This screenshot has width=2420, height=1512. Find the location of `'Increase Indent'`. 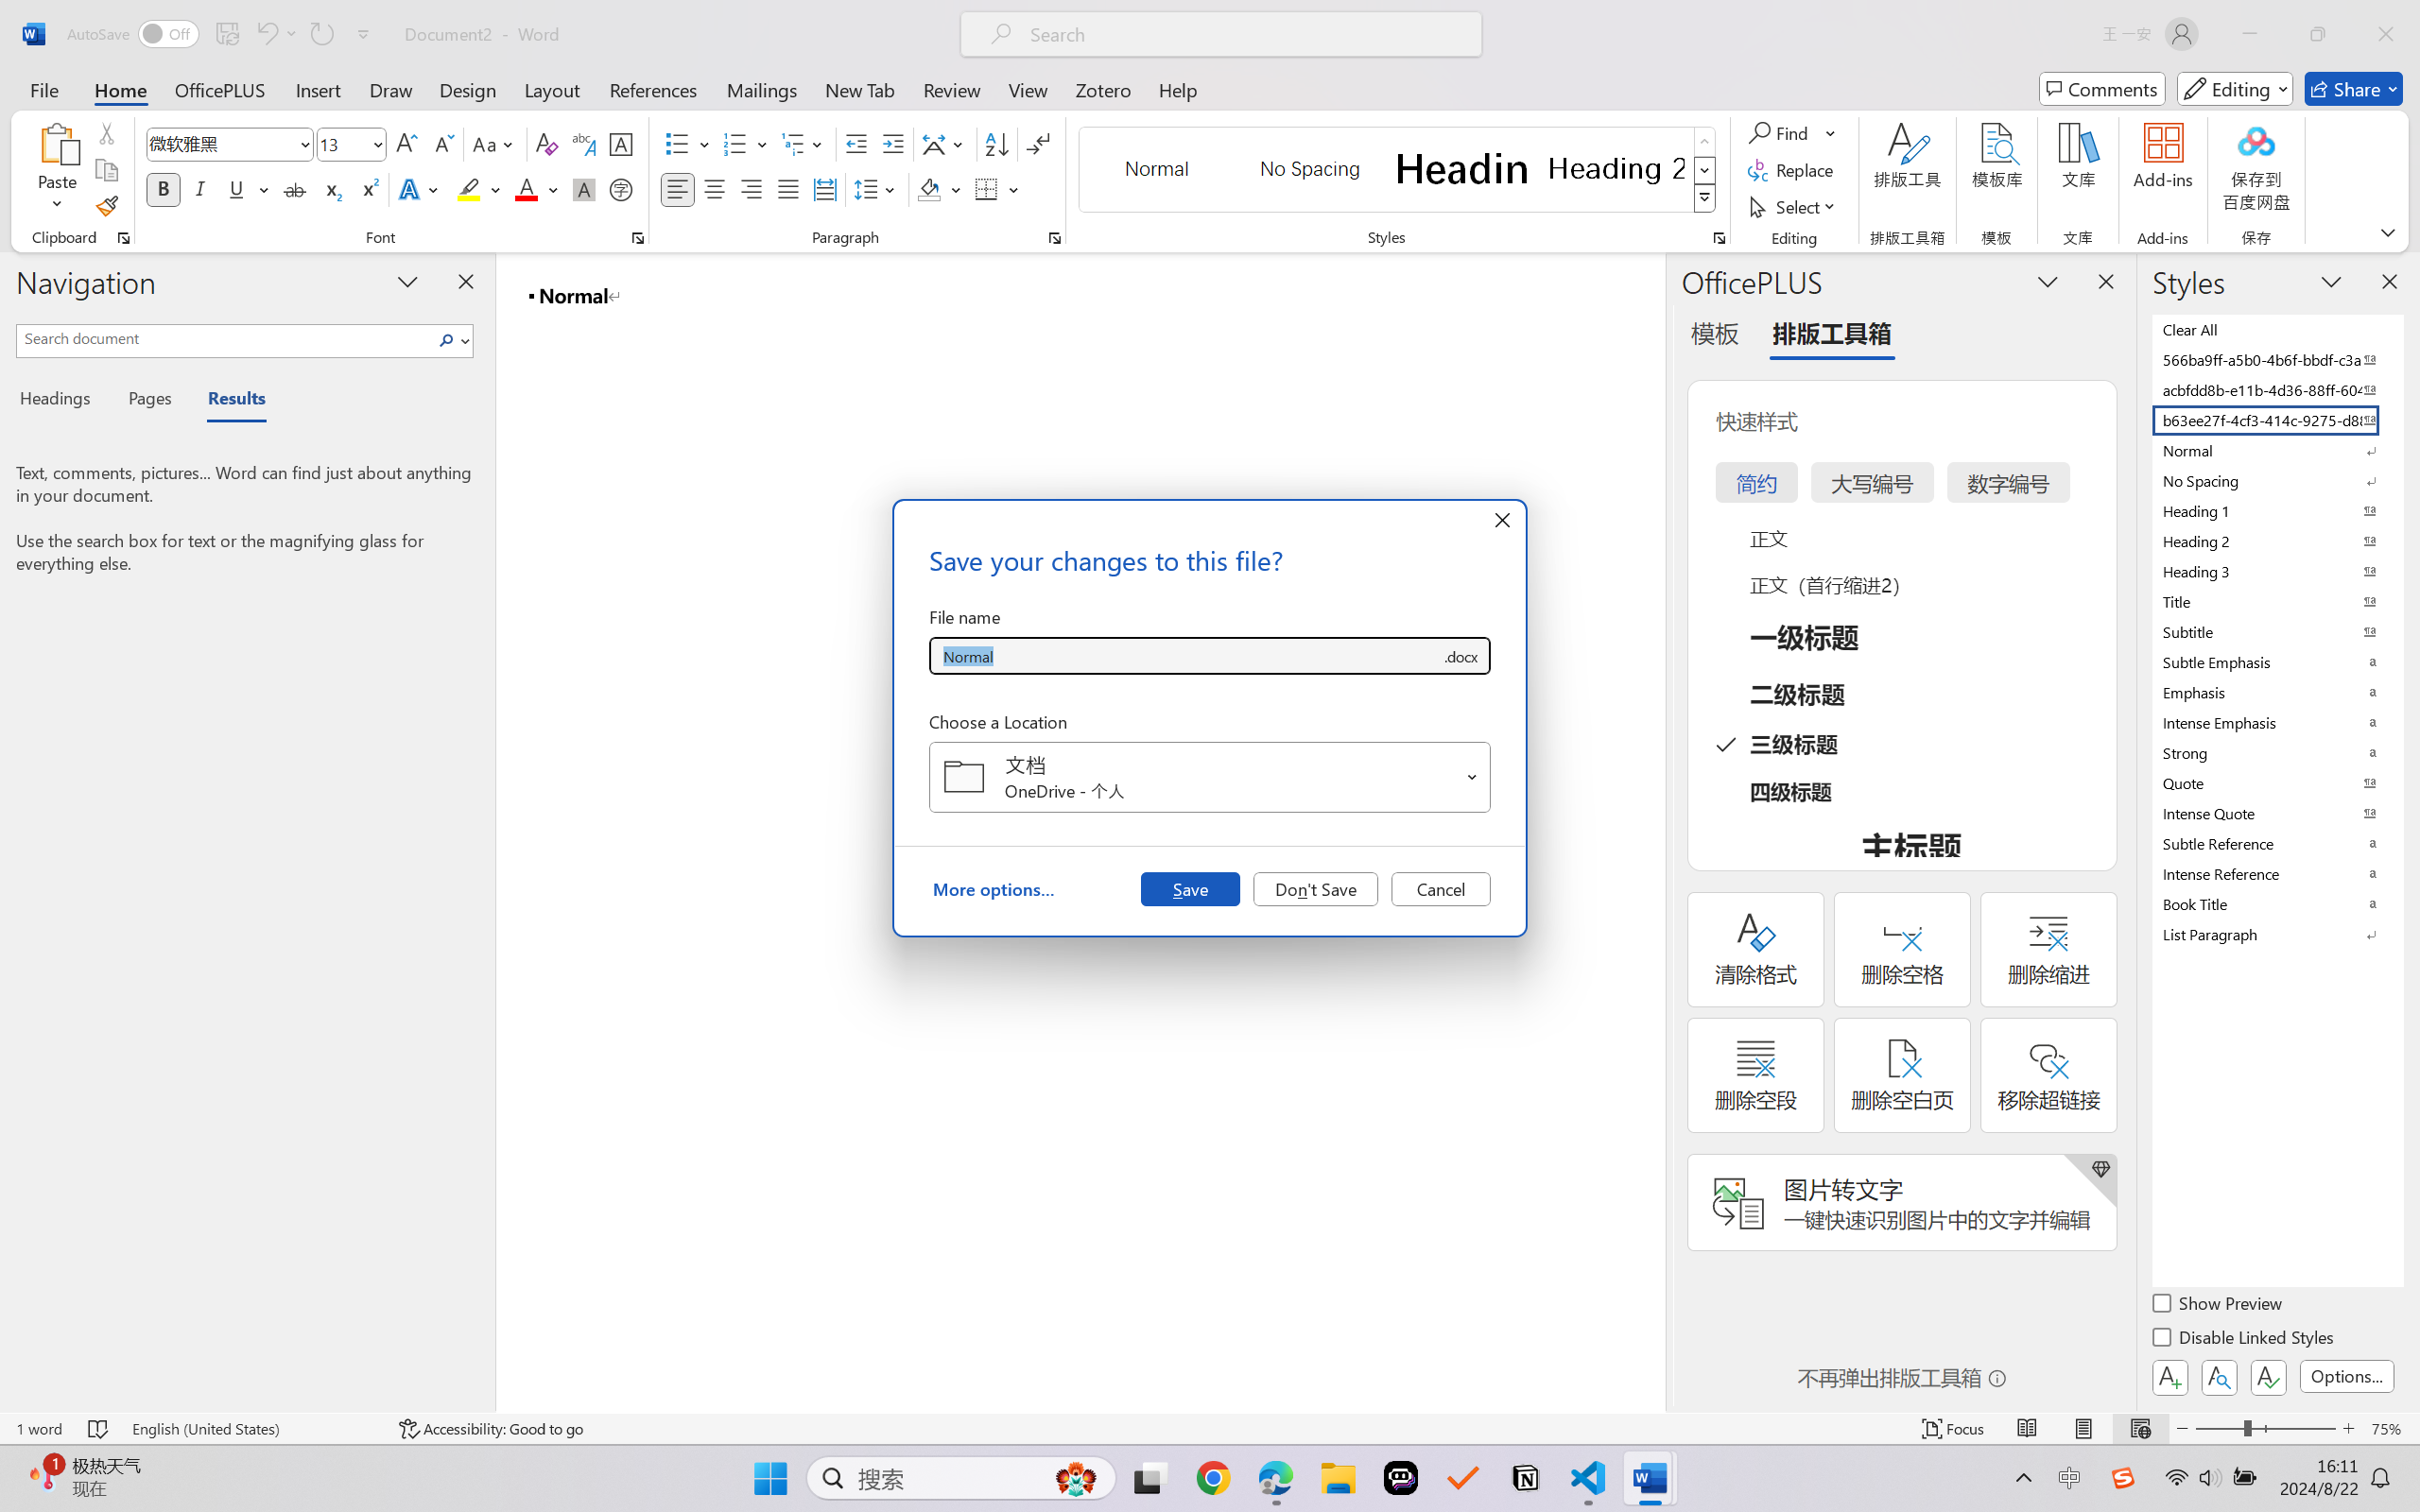

'Increase Indent' is located at coordinates (892, 144).